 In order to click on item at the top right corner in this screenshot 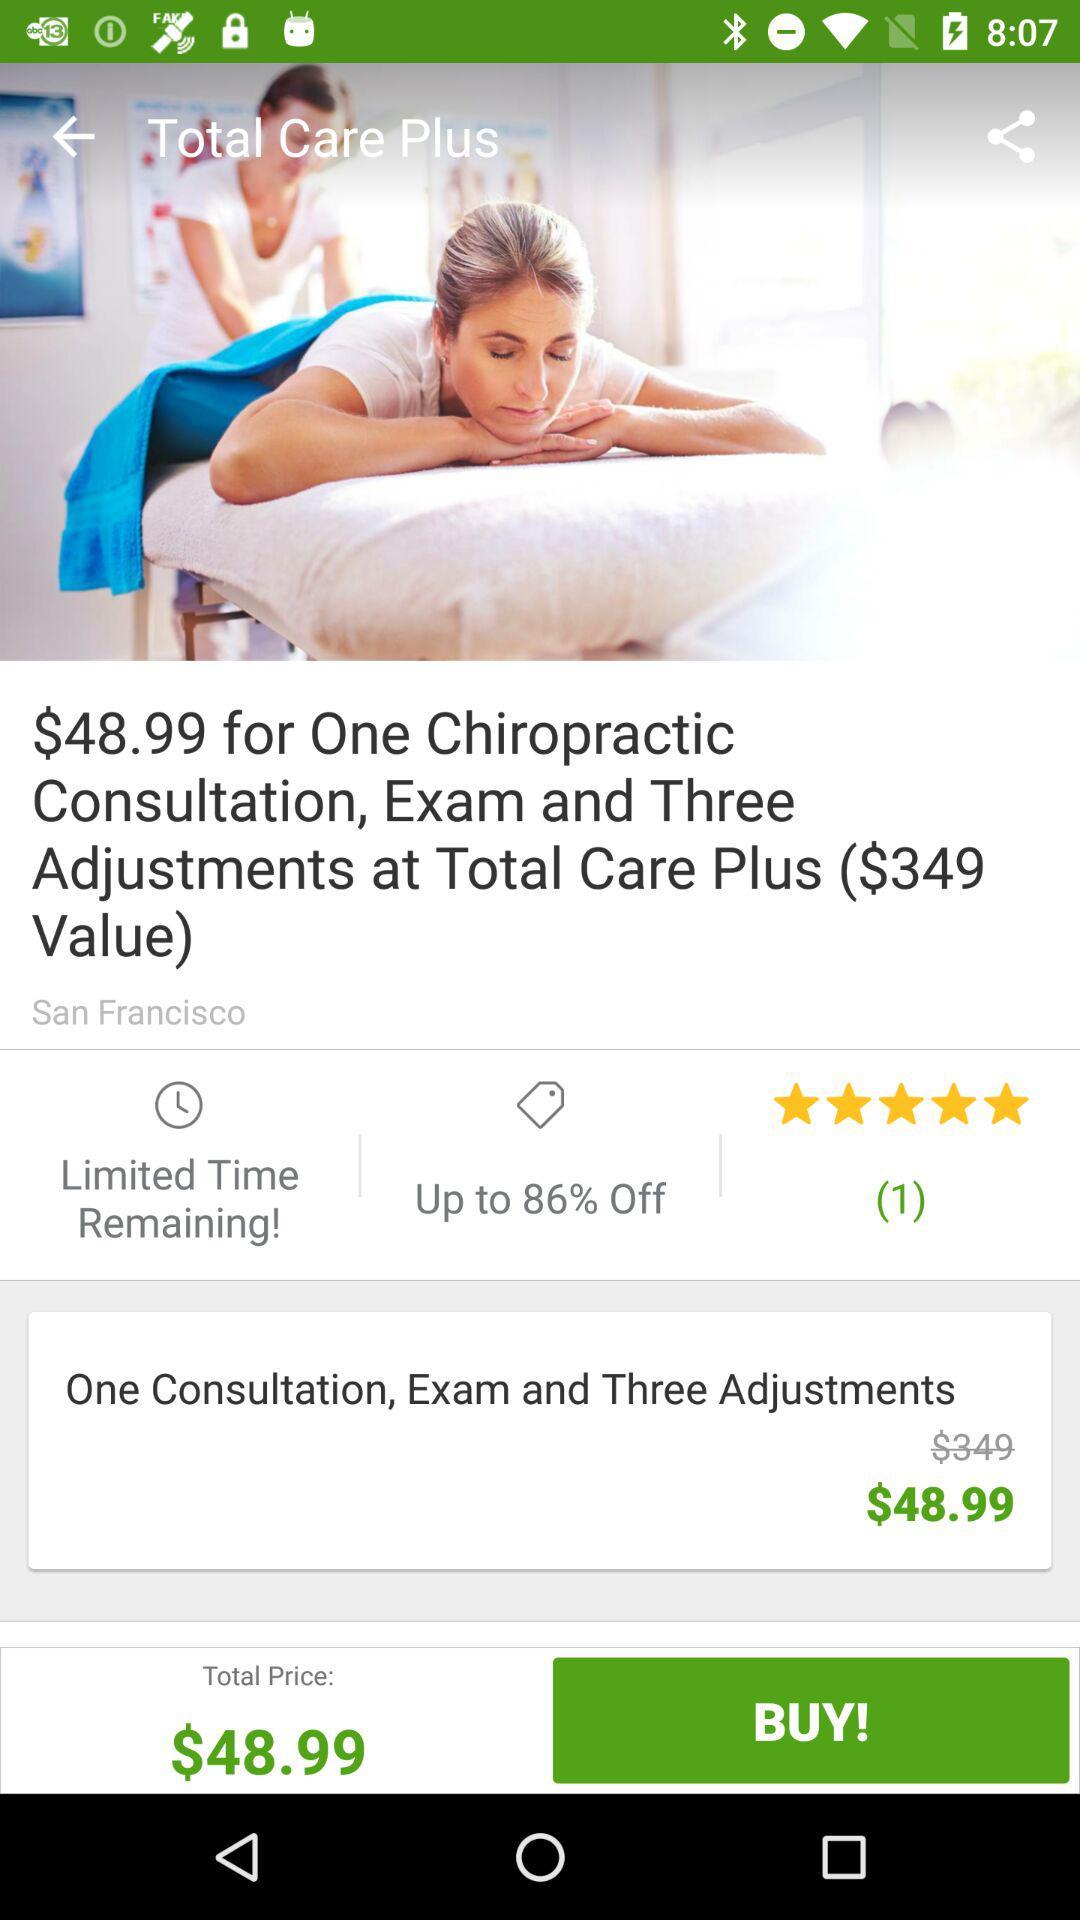, I will do `click(1017, 135)`.